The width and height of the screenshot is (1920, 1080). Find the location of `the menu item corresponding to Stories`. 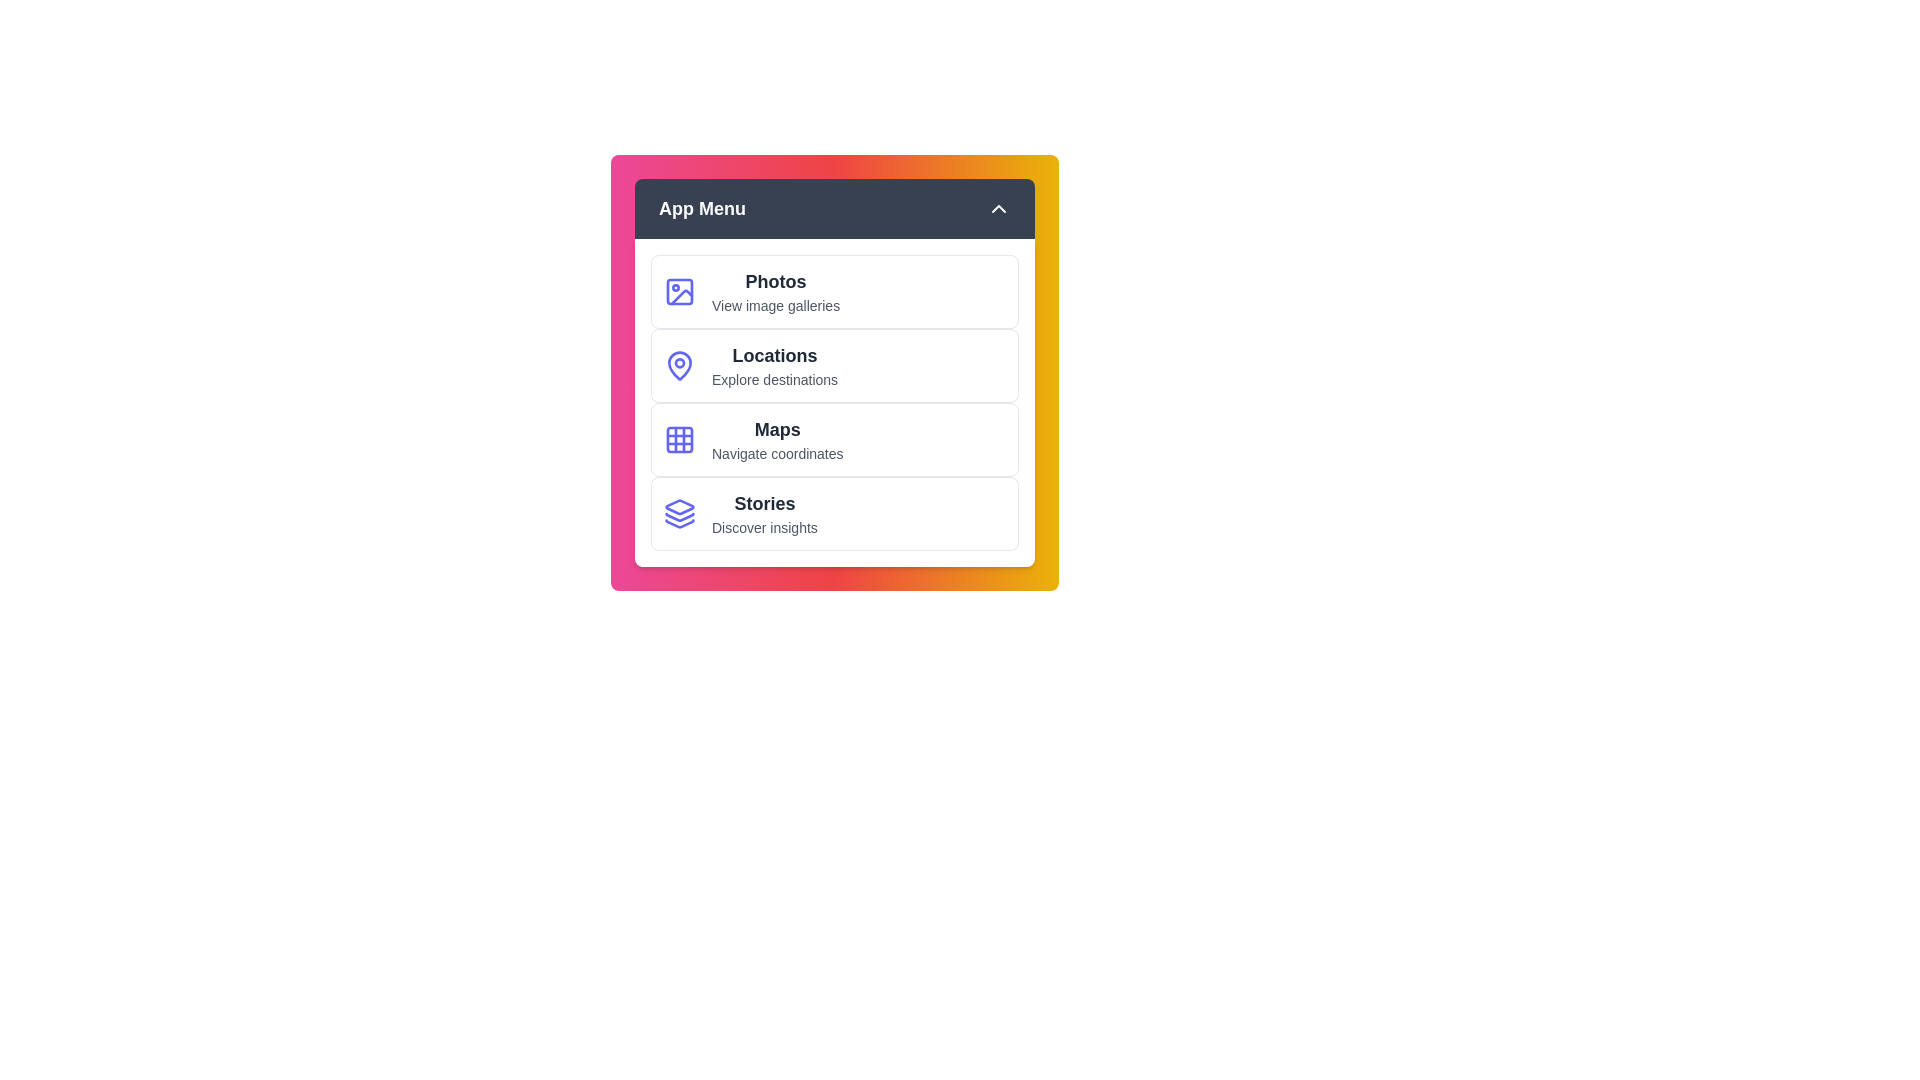

the menu item corresponding to Stories is located at coordinates (835, 512).